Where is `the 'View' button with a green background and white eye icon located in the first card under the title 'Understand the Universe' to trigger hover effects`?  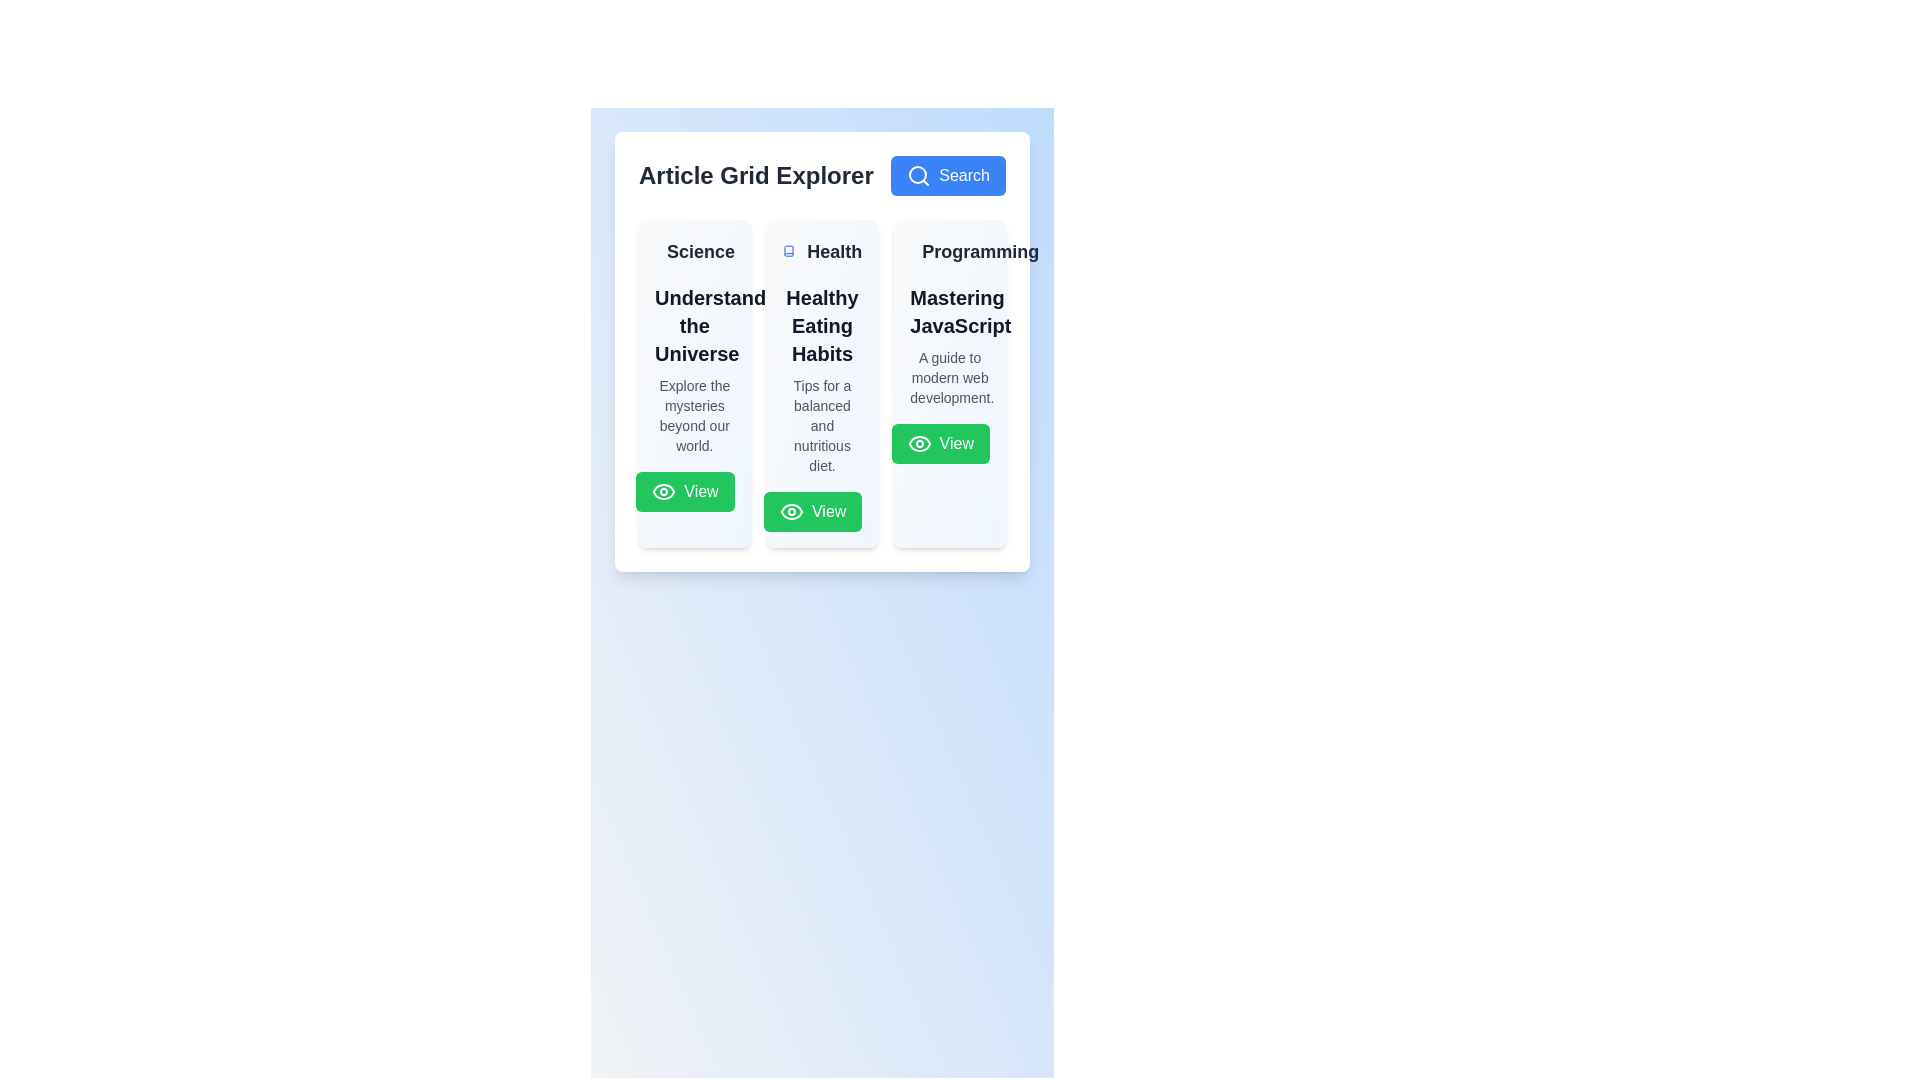 the 'View' button with a green background and white eye icon located in the first card under the title 'Understand the Universe' to trigger hover effects is located at coordinates (685, 492).